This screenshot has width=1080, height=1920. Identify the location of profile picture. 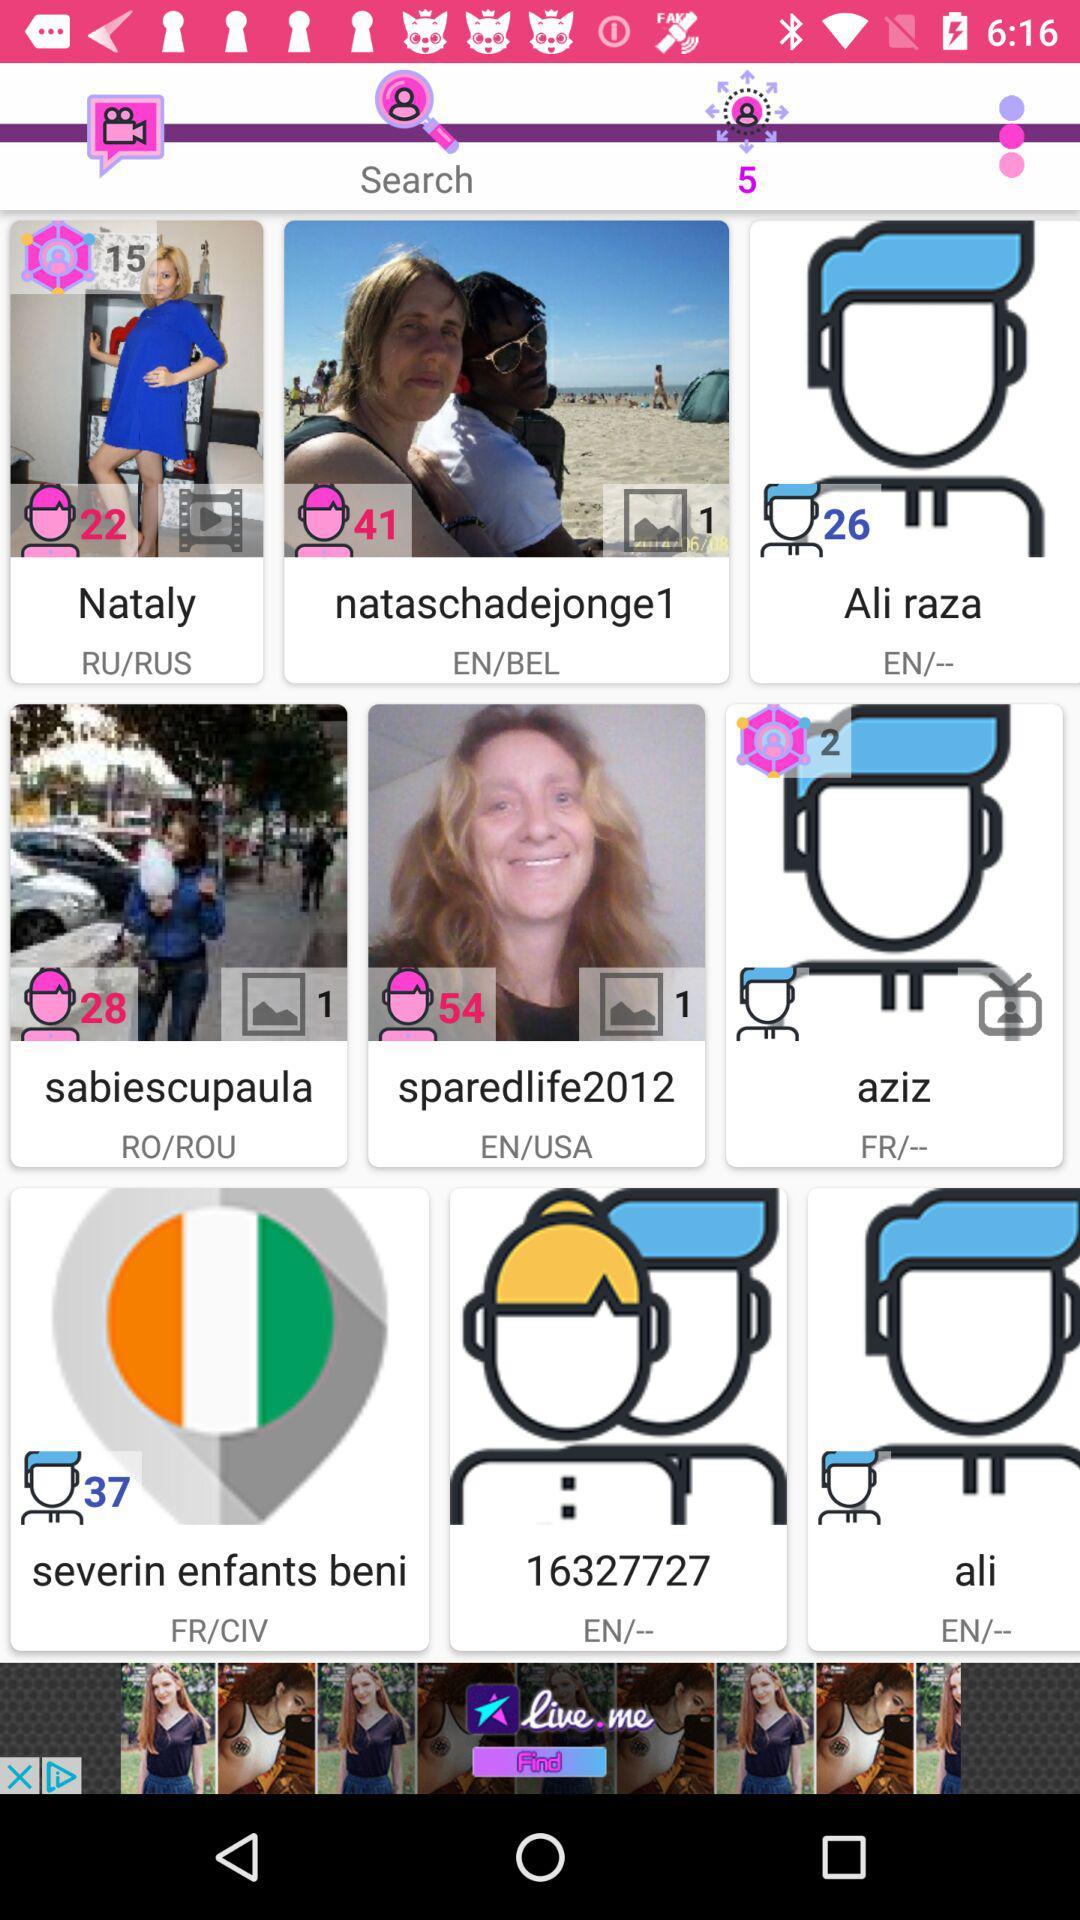
(893, 872).